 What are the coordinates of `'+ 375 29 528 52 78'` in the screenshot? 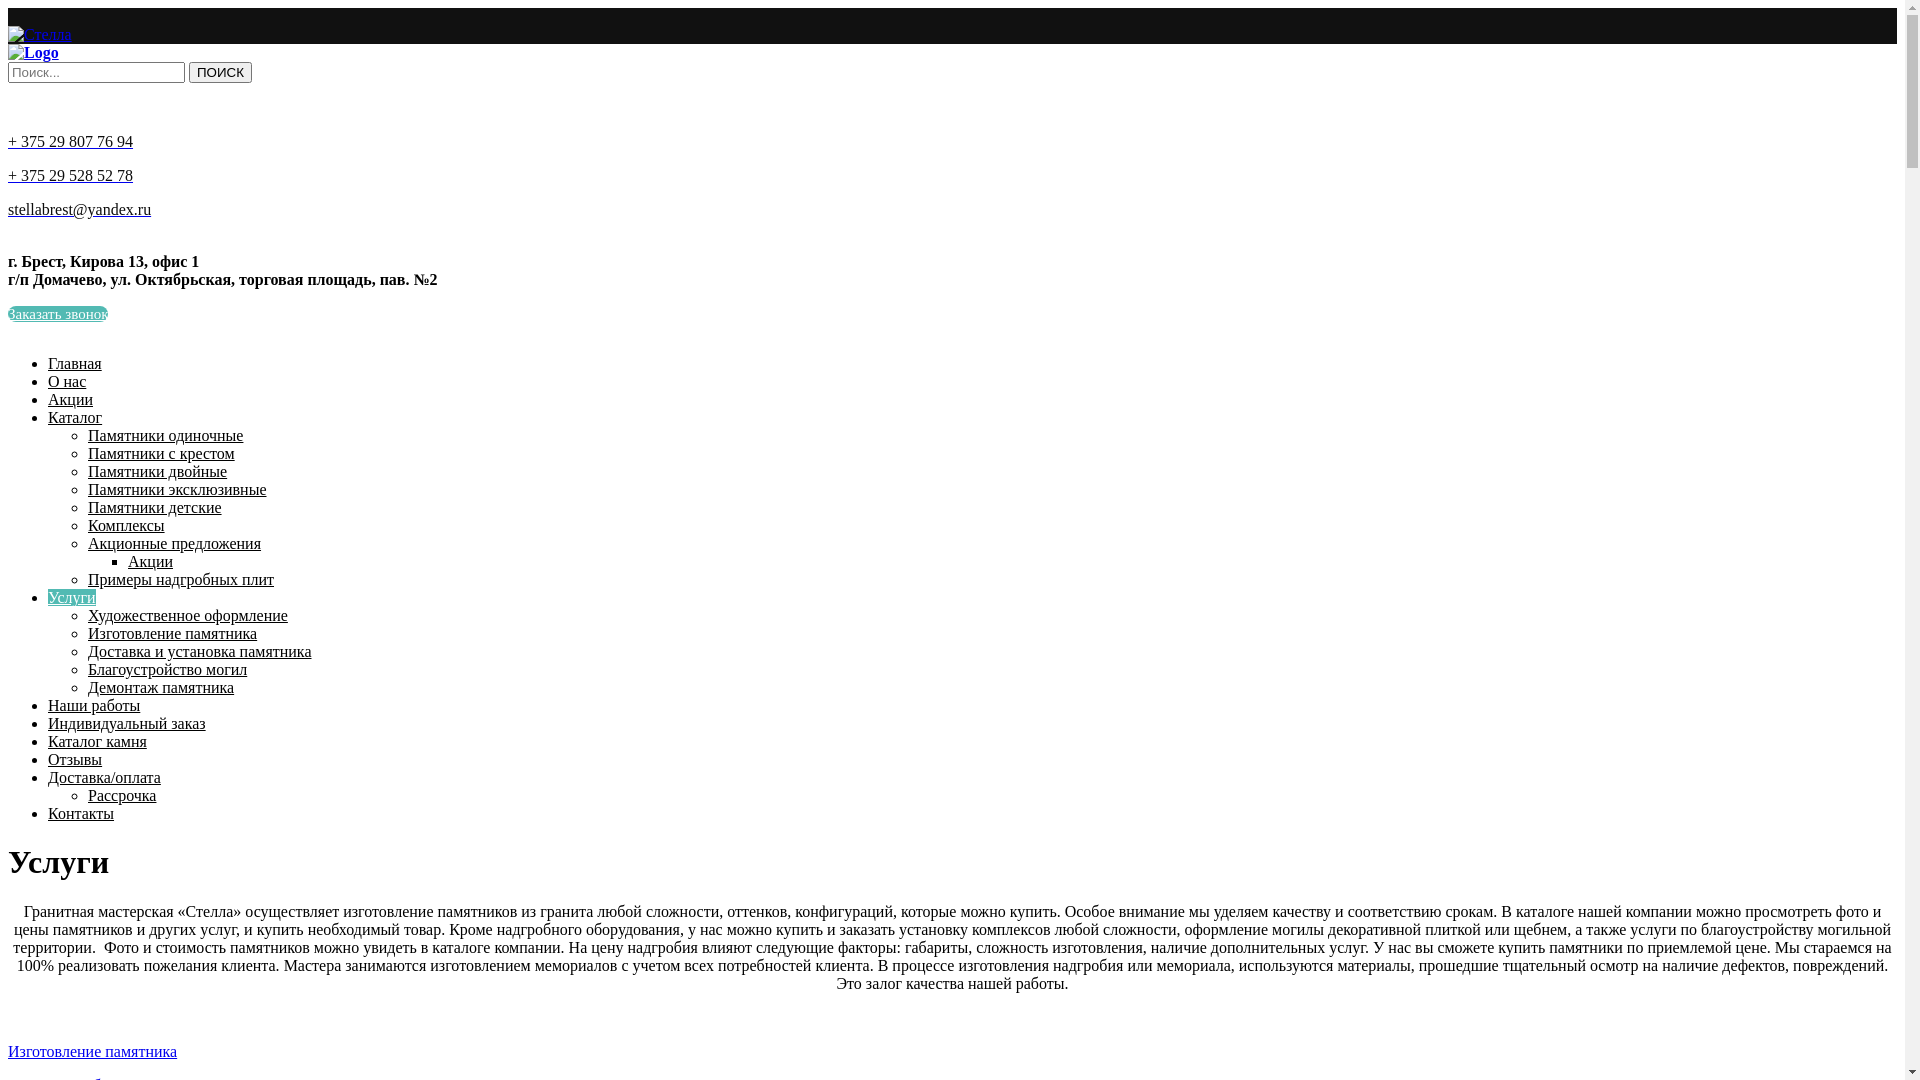 It's located at (8, 174).